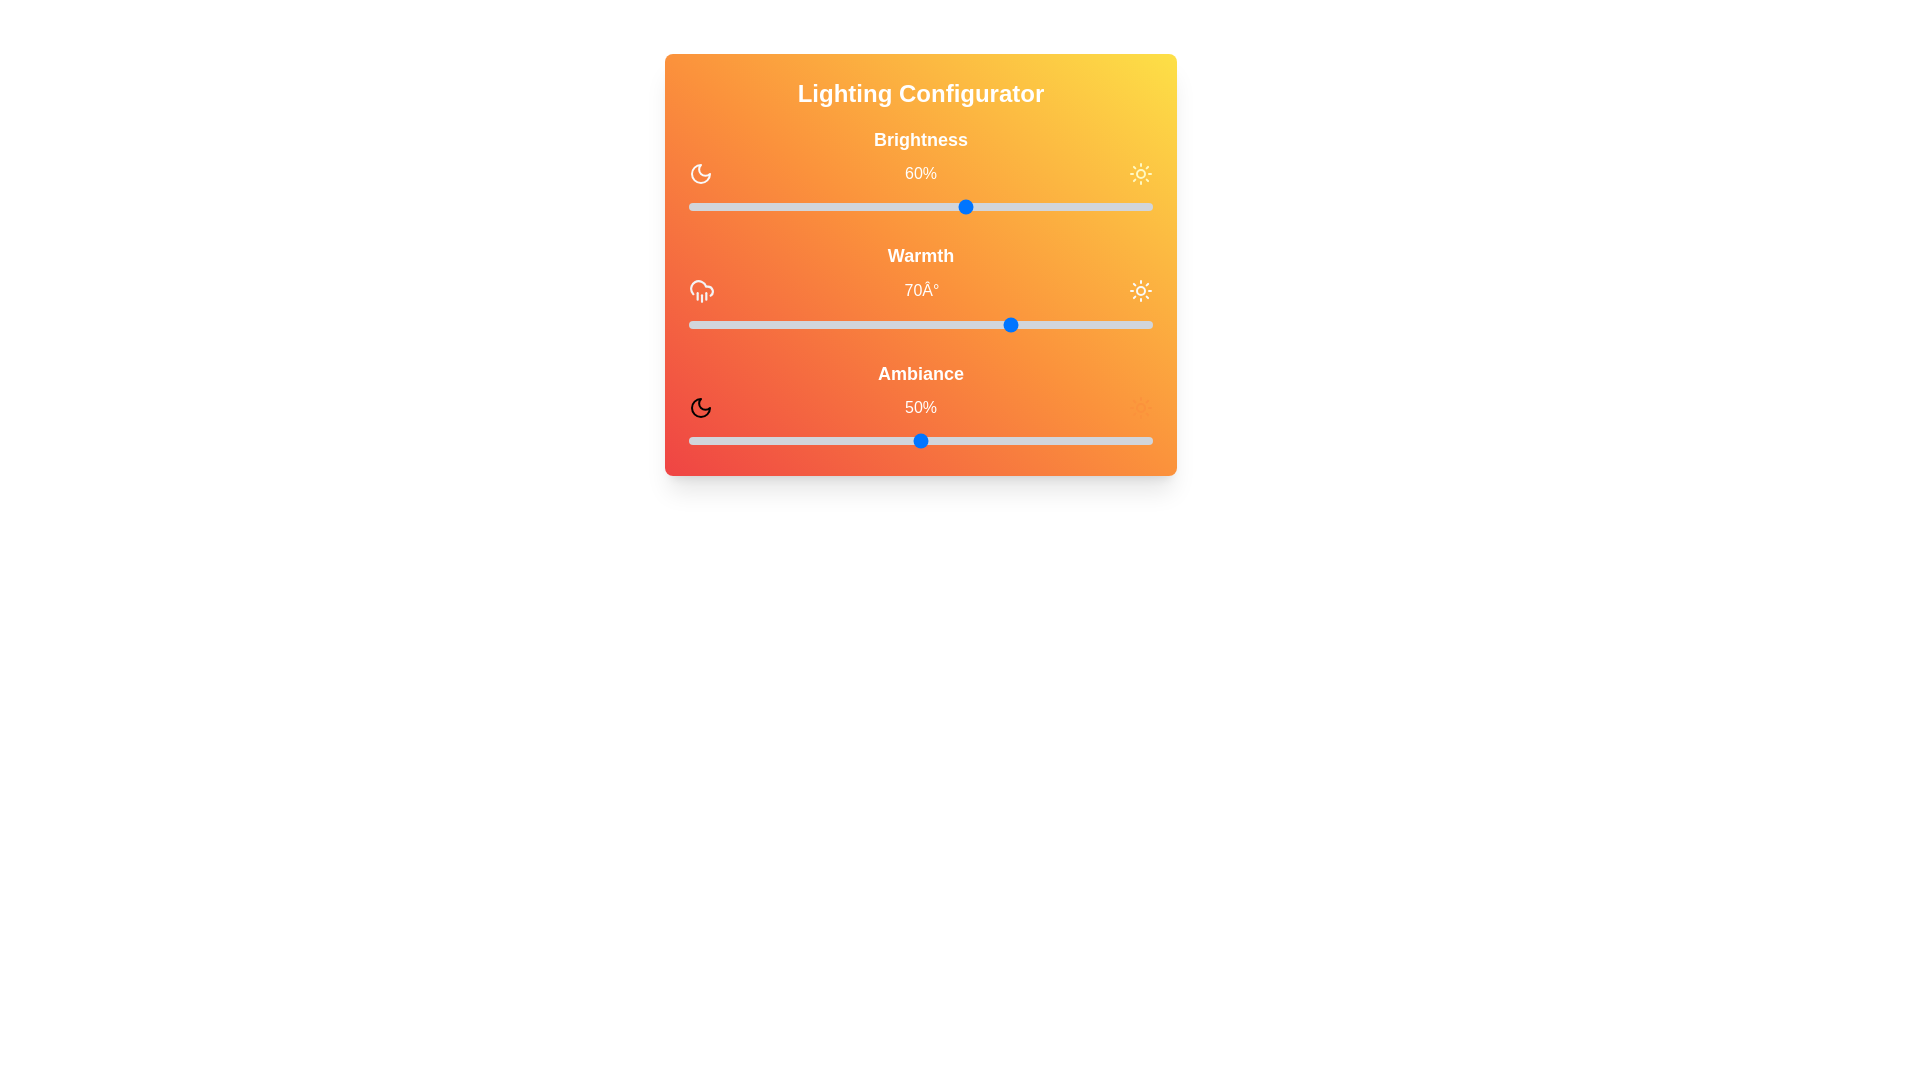  What do you see at coordinates (952, 439) in the screenshot?
I see `the ambiance slider to 57%` at bounding box center [952, 439].